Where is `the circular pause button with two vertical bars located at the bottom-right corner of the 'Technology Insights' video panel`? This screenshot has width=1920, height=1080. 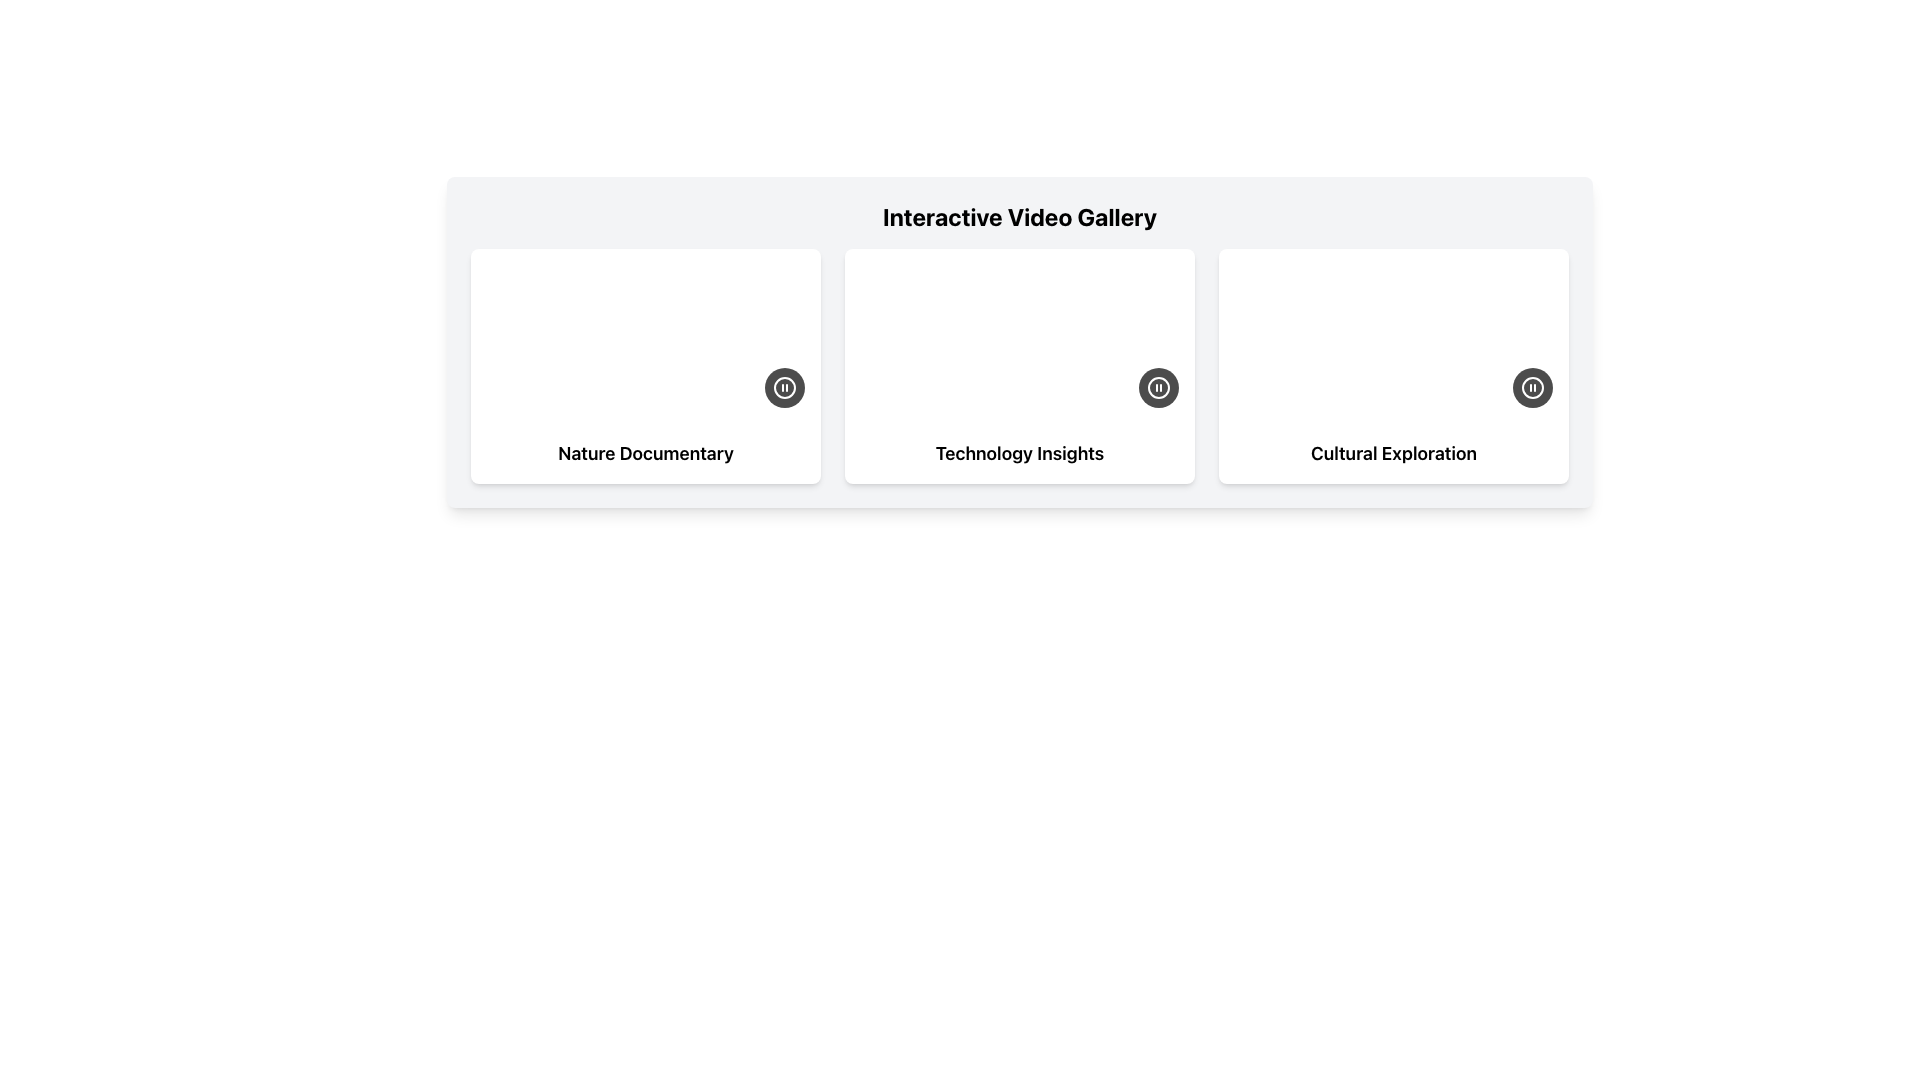 the circular pause button with two vertical bars located at the bottom-right corner of the 'Technology Insights' video panel is located at coordinates (1158, 388).